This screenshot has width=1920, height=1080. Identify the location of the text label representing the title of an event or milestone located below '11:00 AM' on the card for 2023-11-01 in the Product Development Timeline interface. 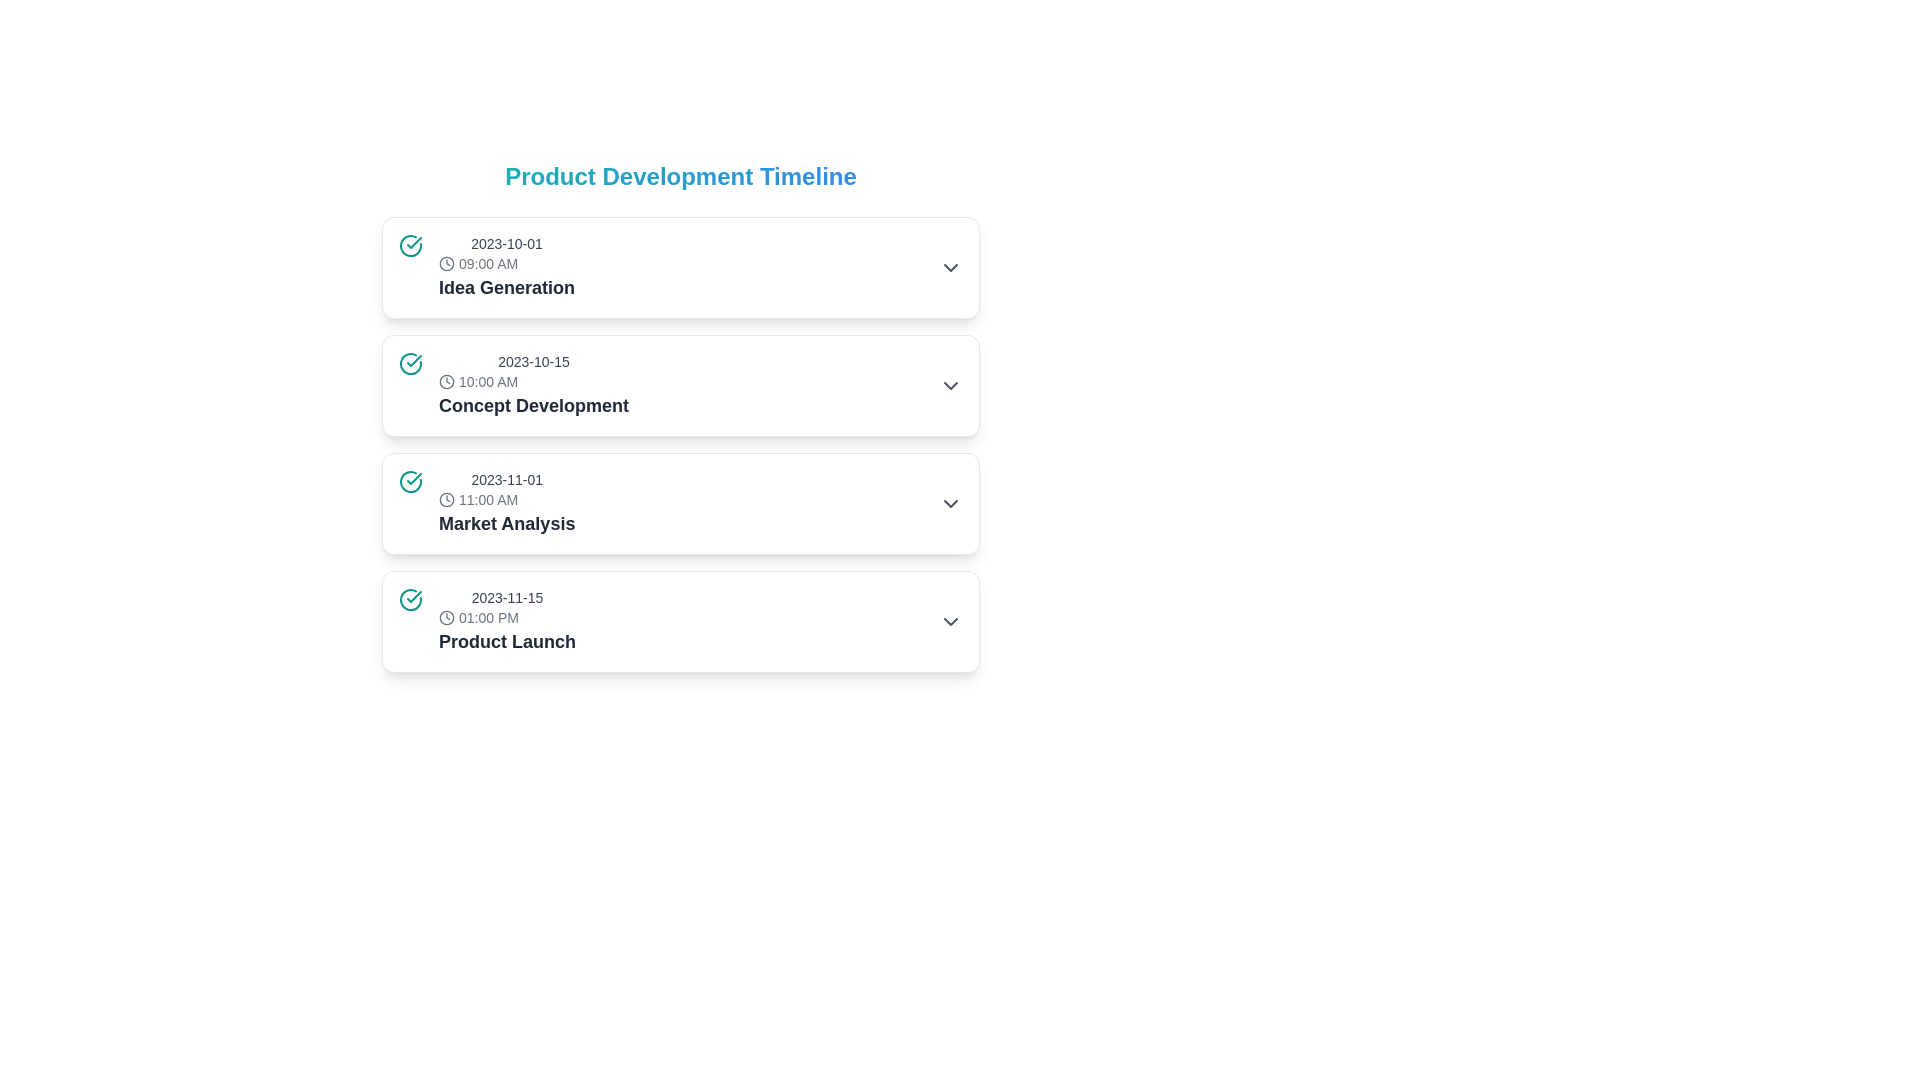
(507, 523).